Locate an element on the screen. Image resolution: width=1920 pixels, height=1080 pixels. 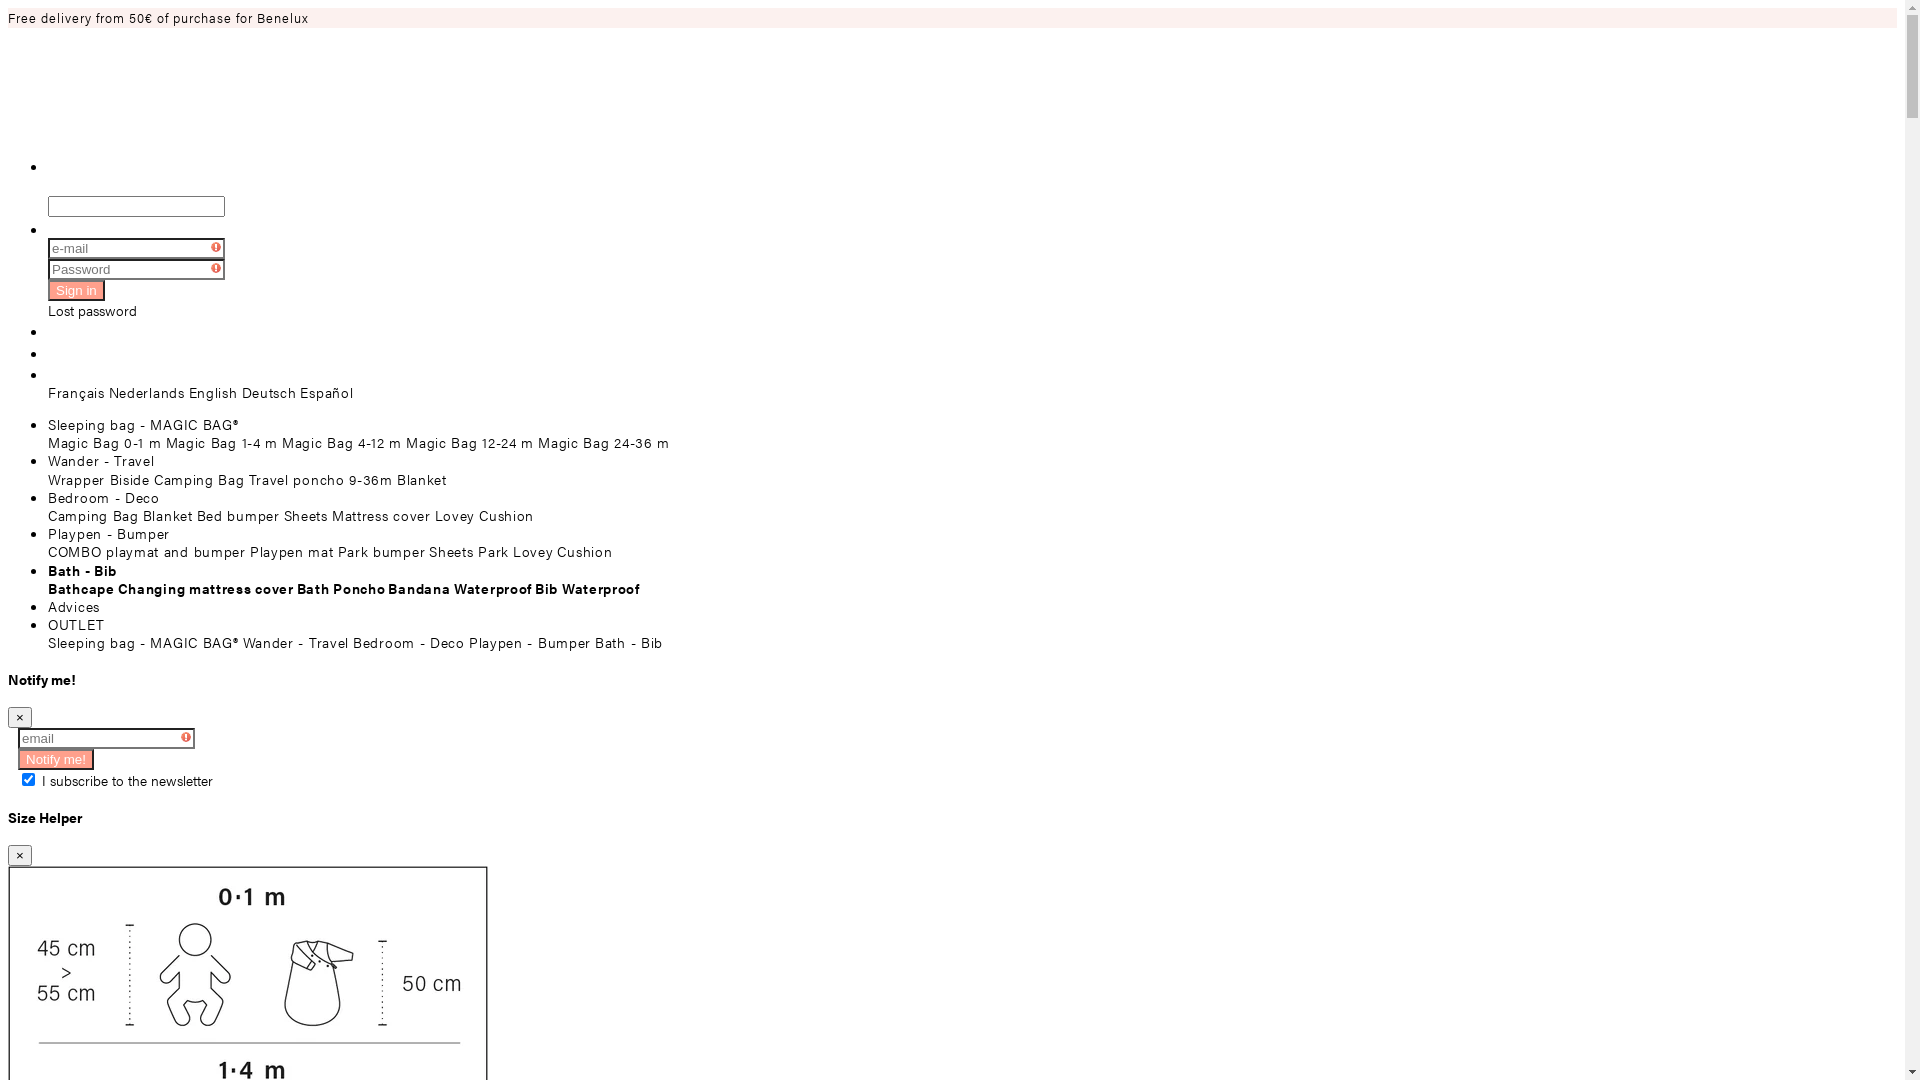
'Playpen mat' is located at coordinates (291, 551).